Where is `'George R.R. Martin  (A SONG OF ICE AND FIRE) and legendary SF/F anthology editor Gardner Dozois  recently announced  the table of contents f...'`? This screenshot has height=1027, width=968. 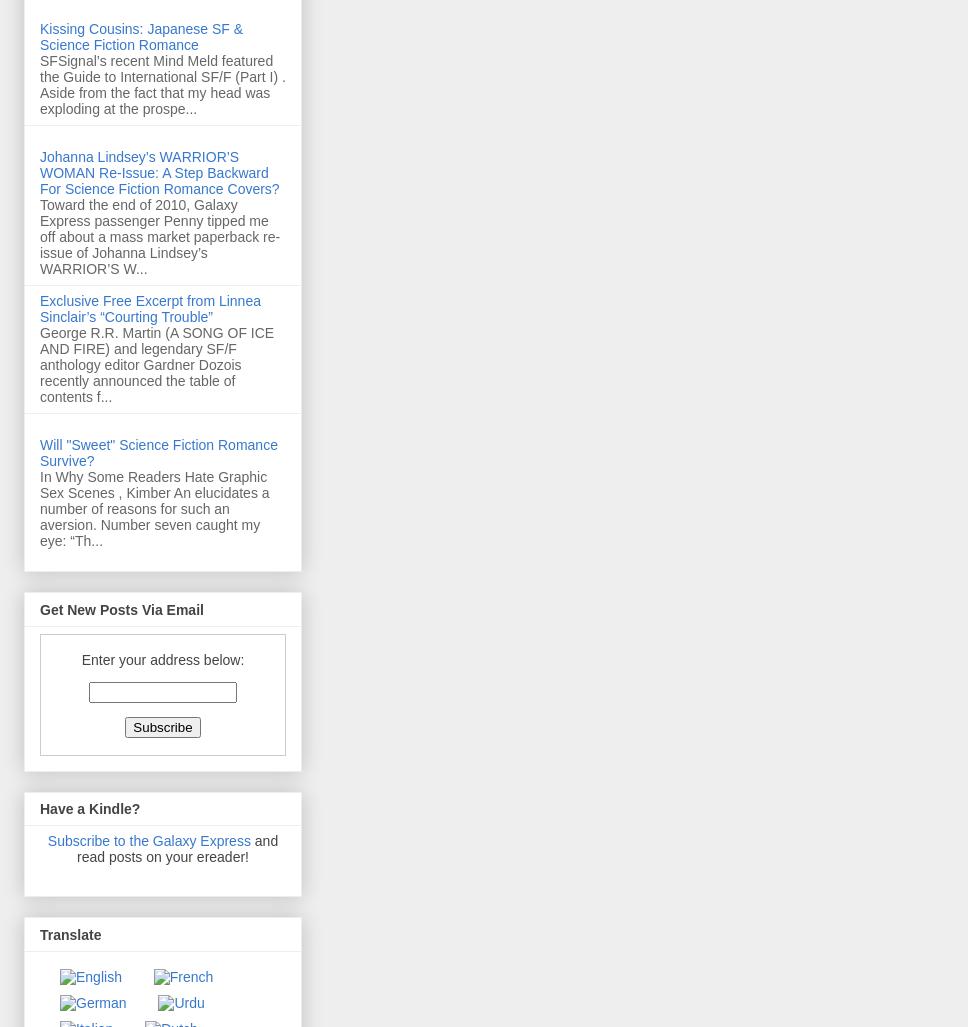
'George R.R. Martin  (A SONG OF ICE AND FIRE) and legendary SF/F anthology editor Gardner Dozois  recently announced  the table of contents f...' is located at coordinates (156, 364).